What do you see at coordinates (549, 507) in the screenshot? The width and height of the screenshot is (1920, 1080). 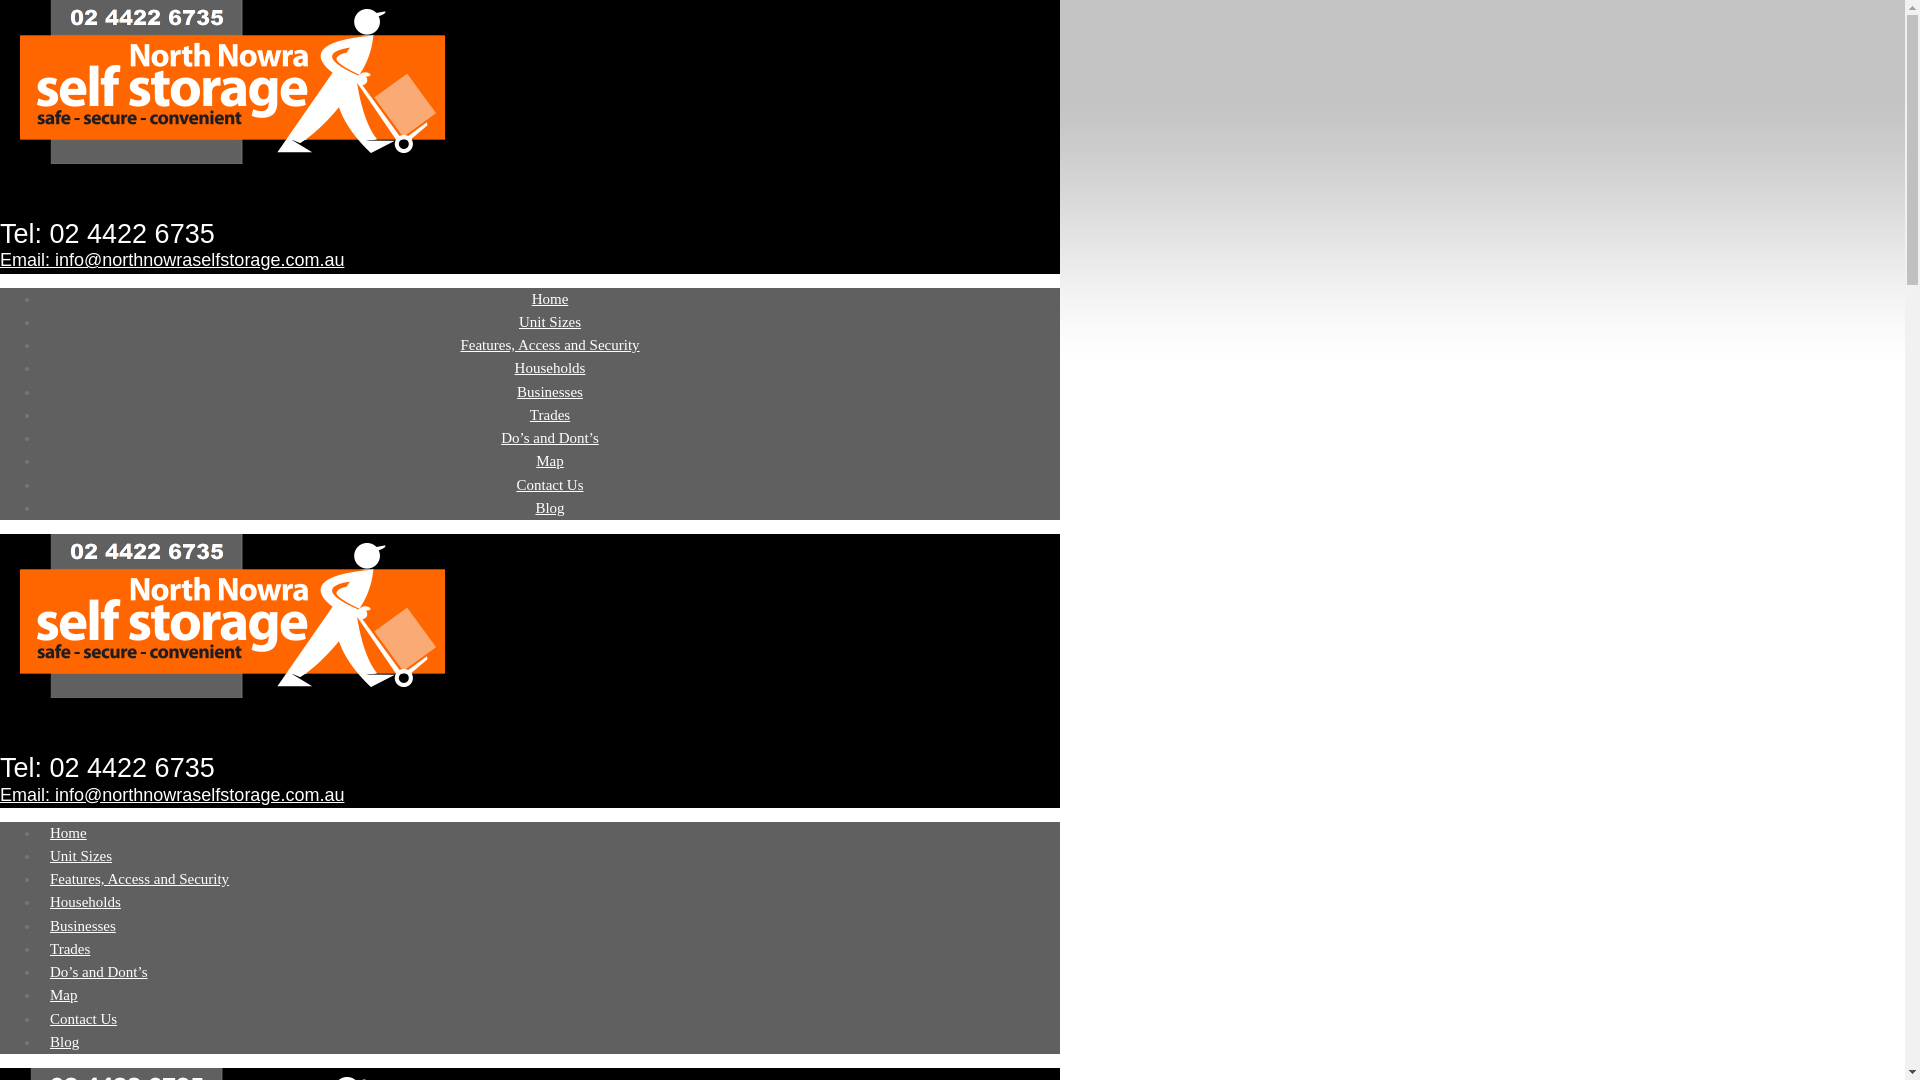 I see `'Blog'` at bounding box center [549, 507].